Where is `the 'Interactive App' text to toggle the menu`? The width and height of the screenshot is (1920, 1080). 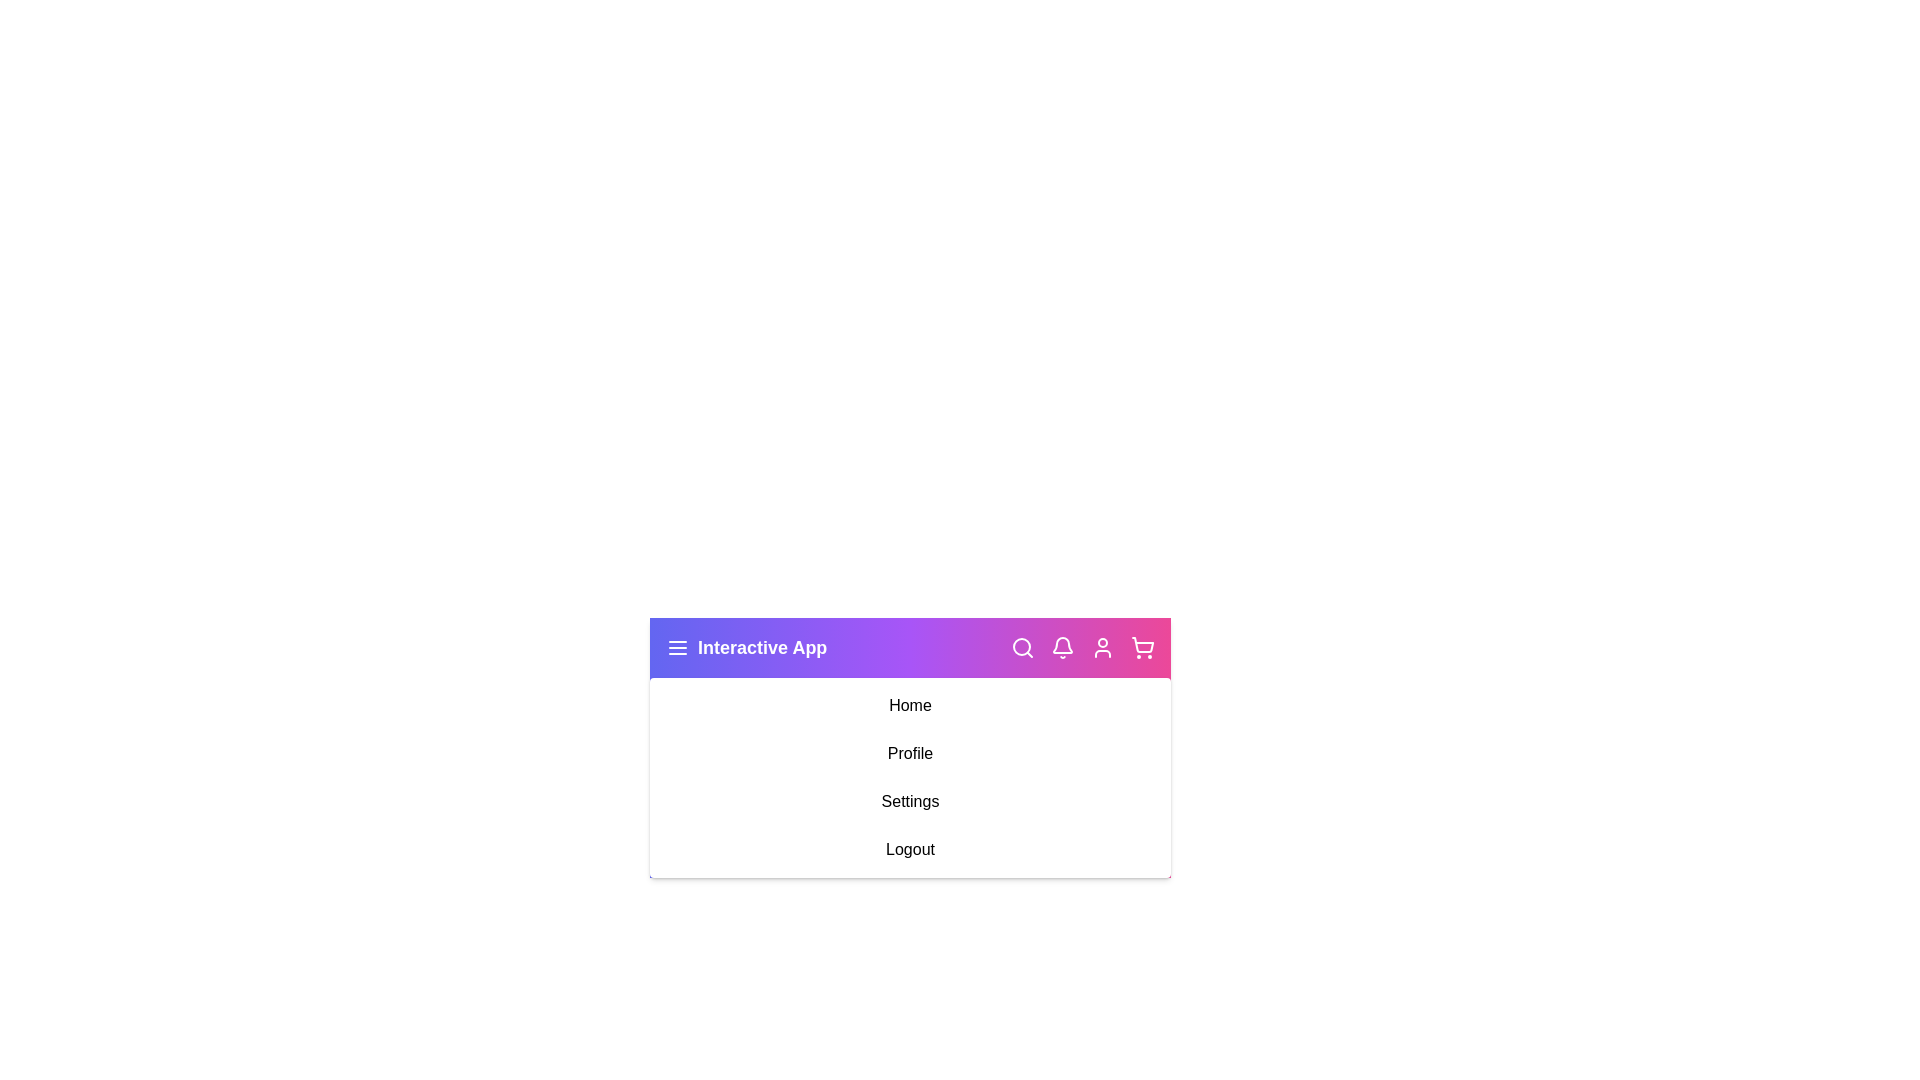
the 'Interactive App' text to toggle the menu is located at coordinates (744, 648).